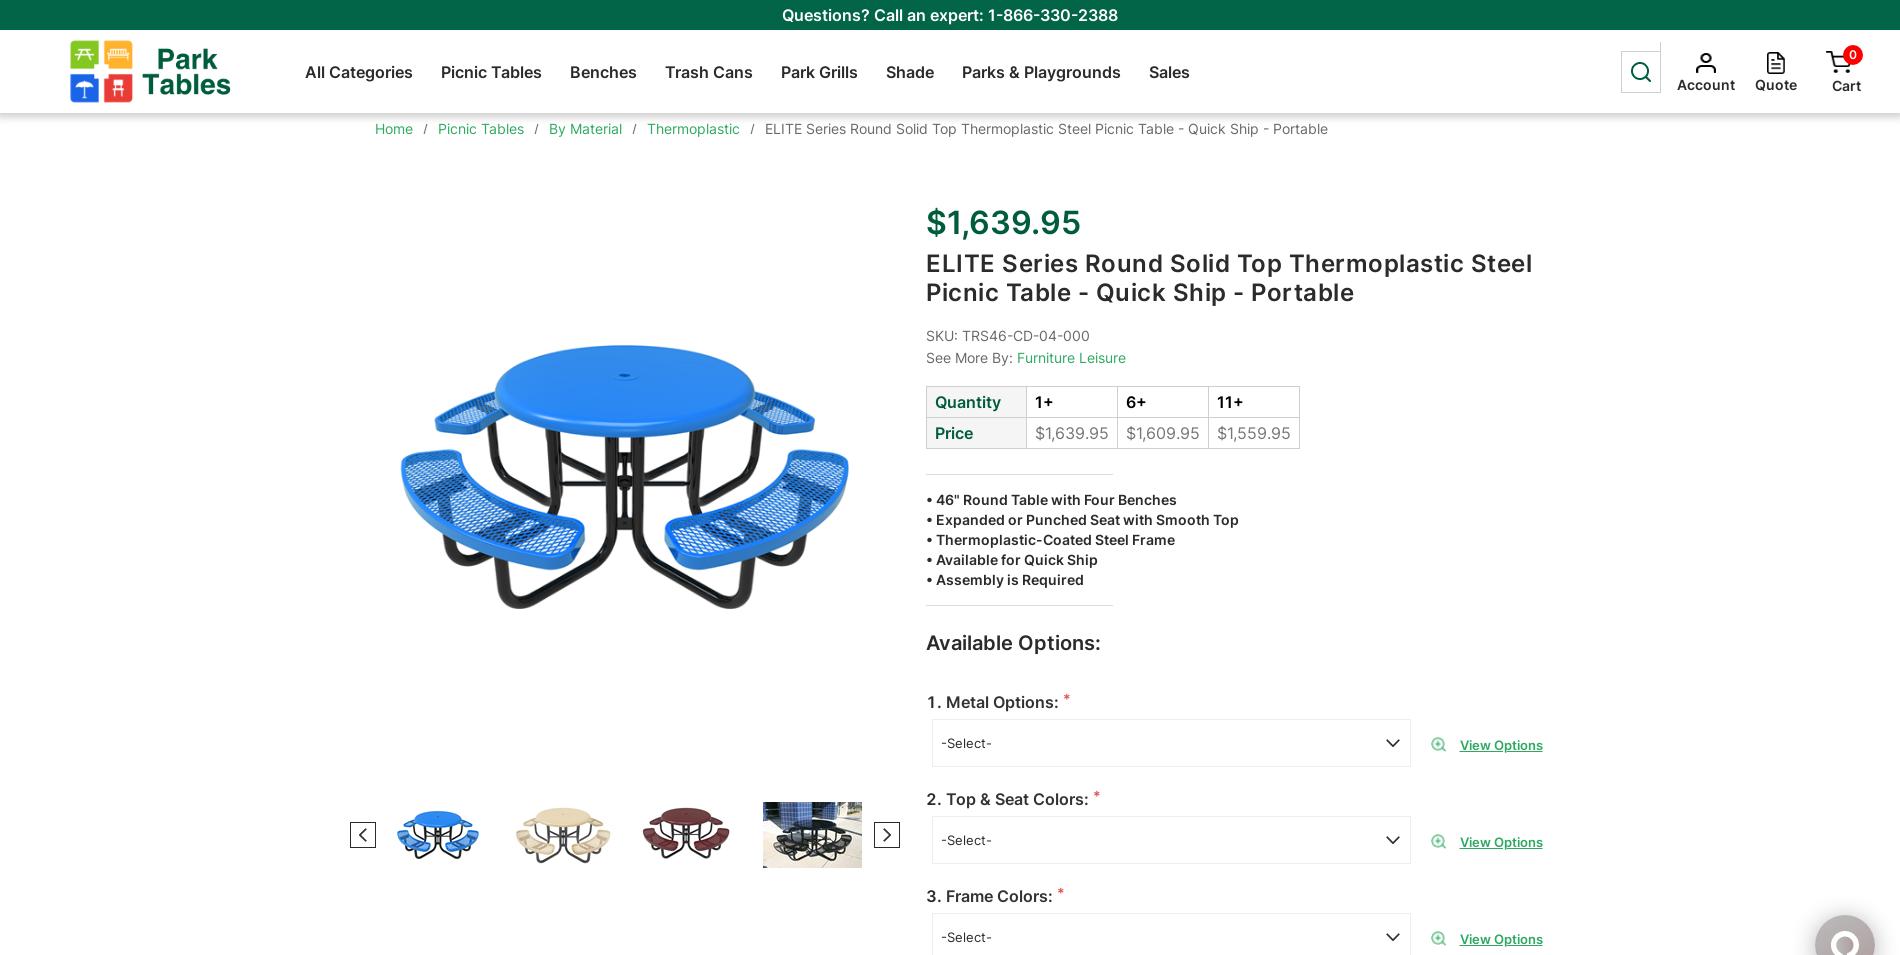  What do you see at coordinates (781, 13) in the screenshot?
I see `'Questions? Call an expert:'` at bounding box center [781, 13].